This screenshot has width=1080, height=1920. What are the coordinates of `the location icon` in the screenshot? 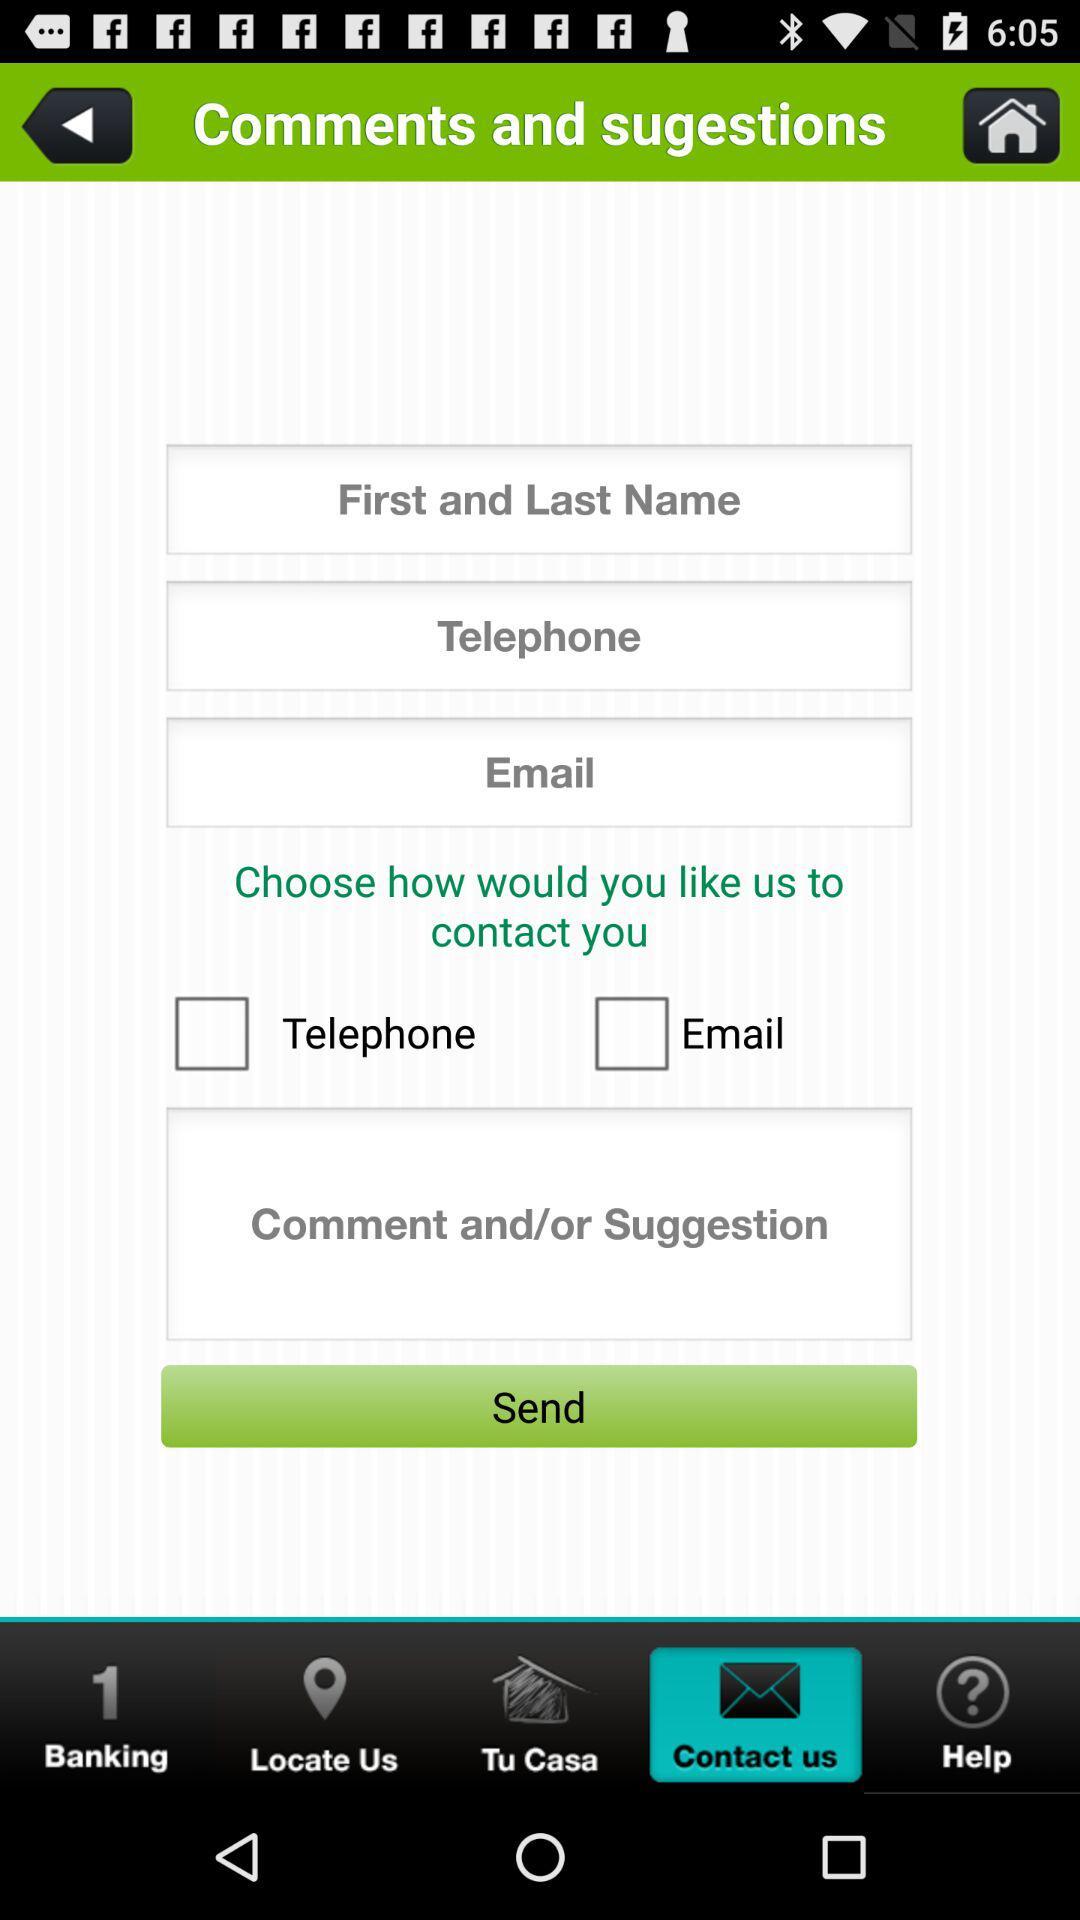 It's located at (323, 1828).